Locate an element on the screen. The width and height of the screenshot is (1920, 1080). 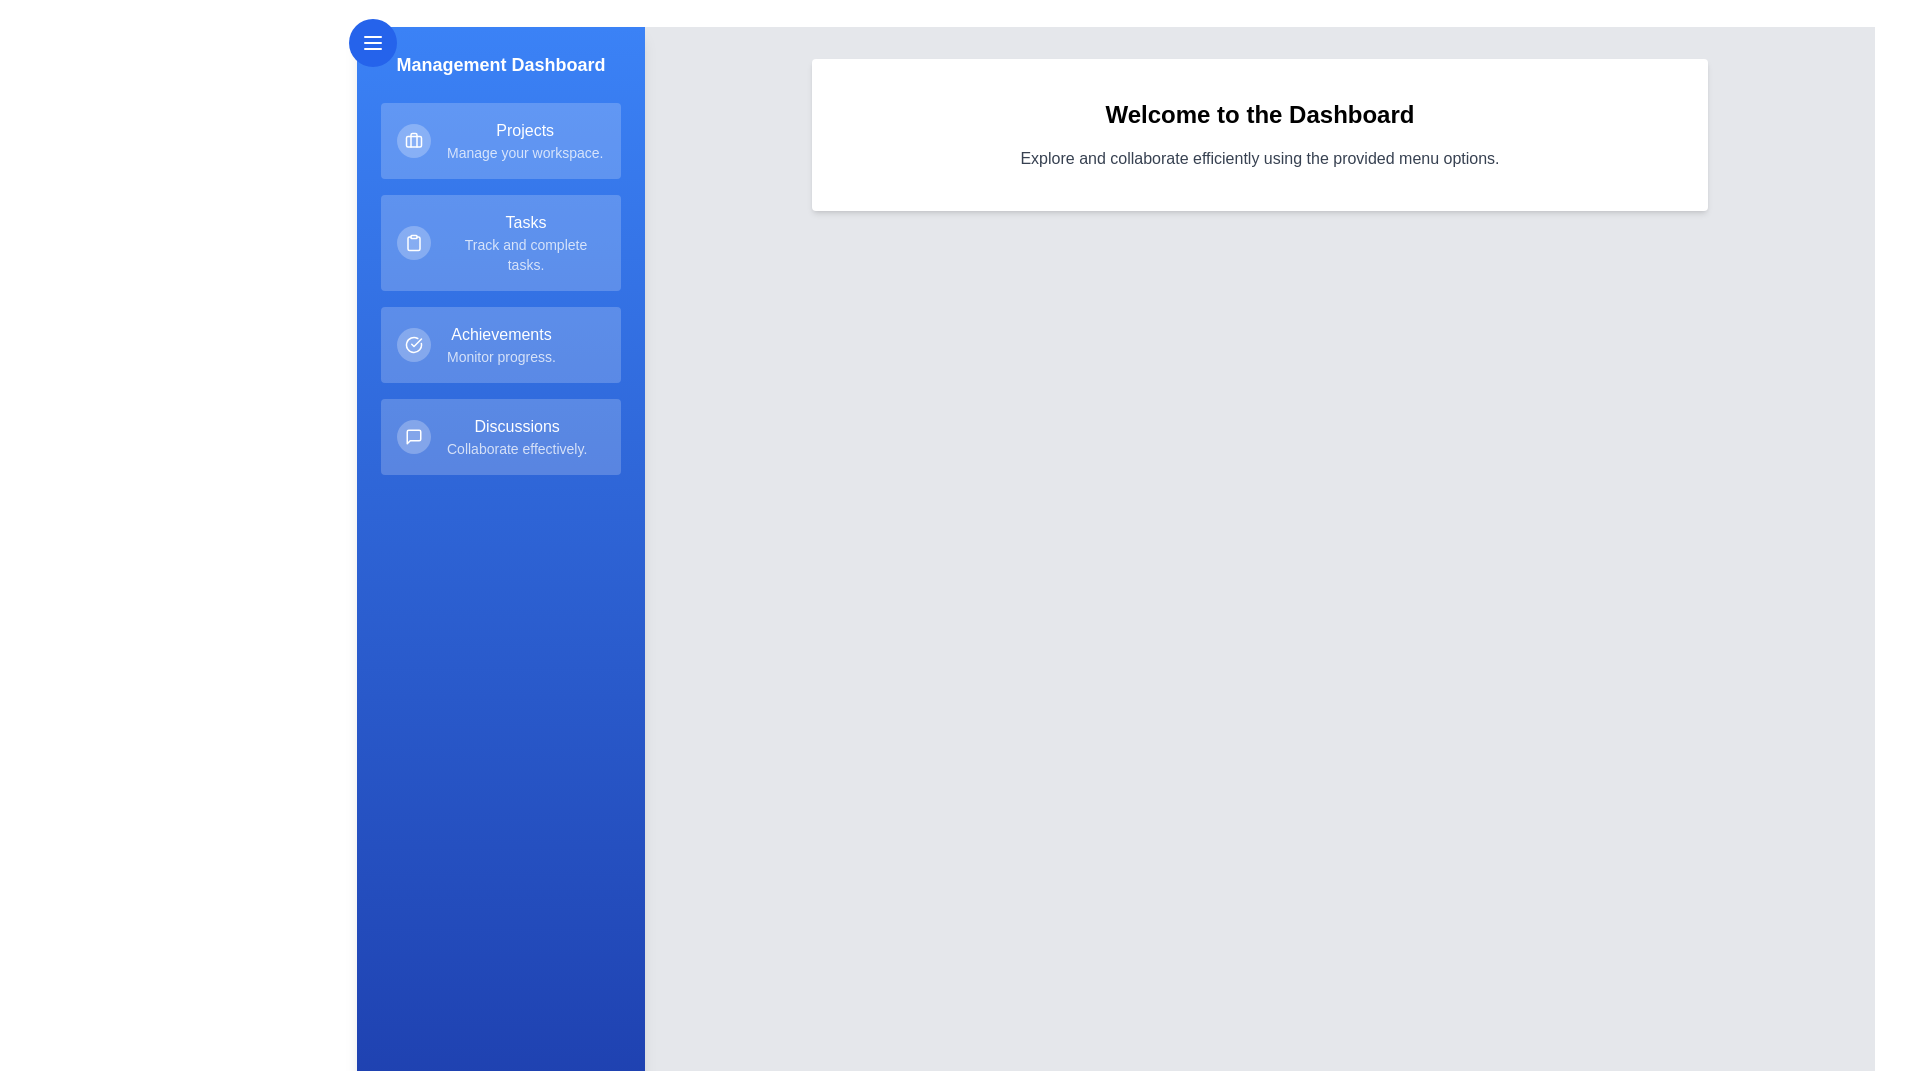
the icon for Achievements in the drawer is located at coordinates (412, 343).